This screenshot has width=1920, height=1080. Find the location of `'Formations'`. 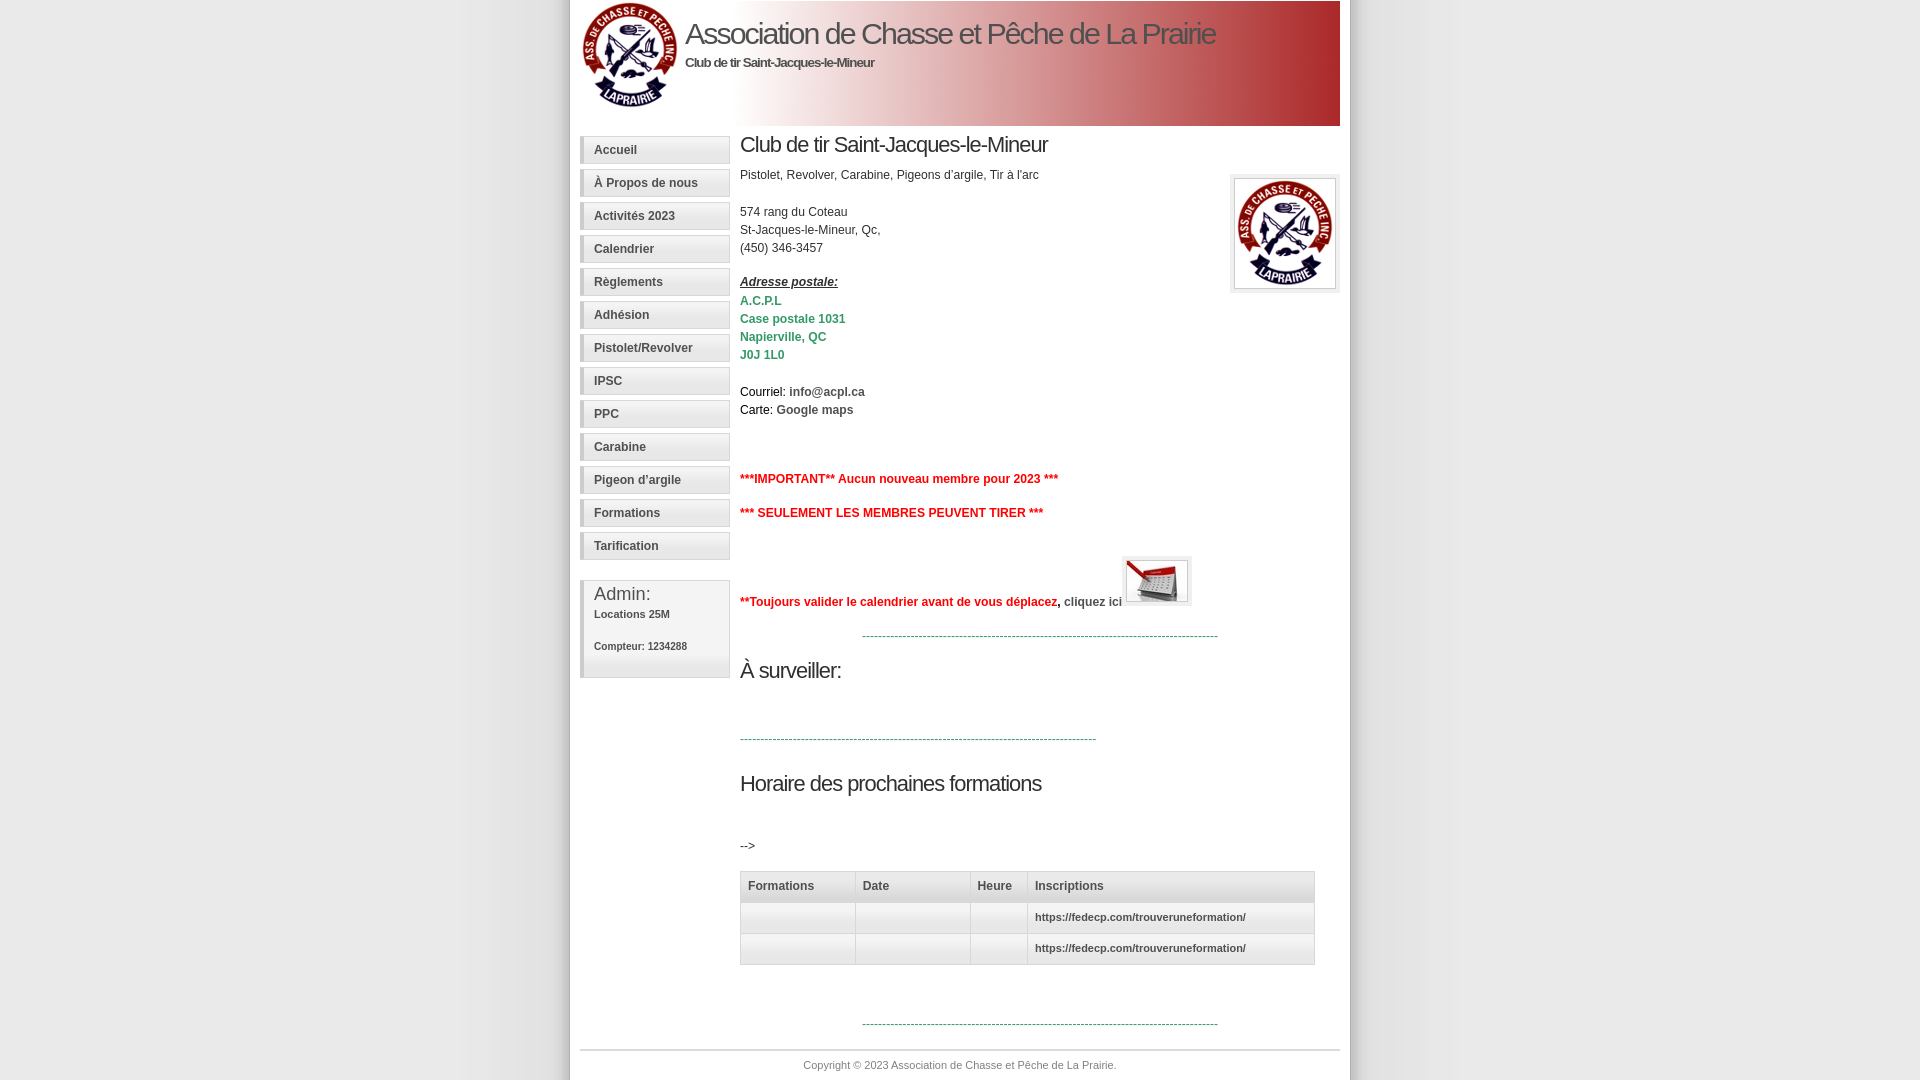

'Formations' is located at coordinates (654, 512).